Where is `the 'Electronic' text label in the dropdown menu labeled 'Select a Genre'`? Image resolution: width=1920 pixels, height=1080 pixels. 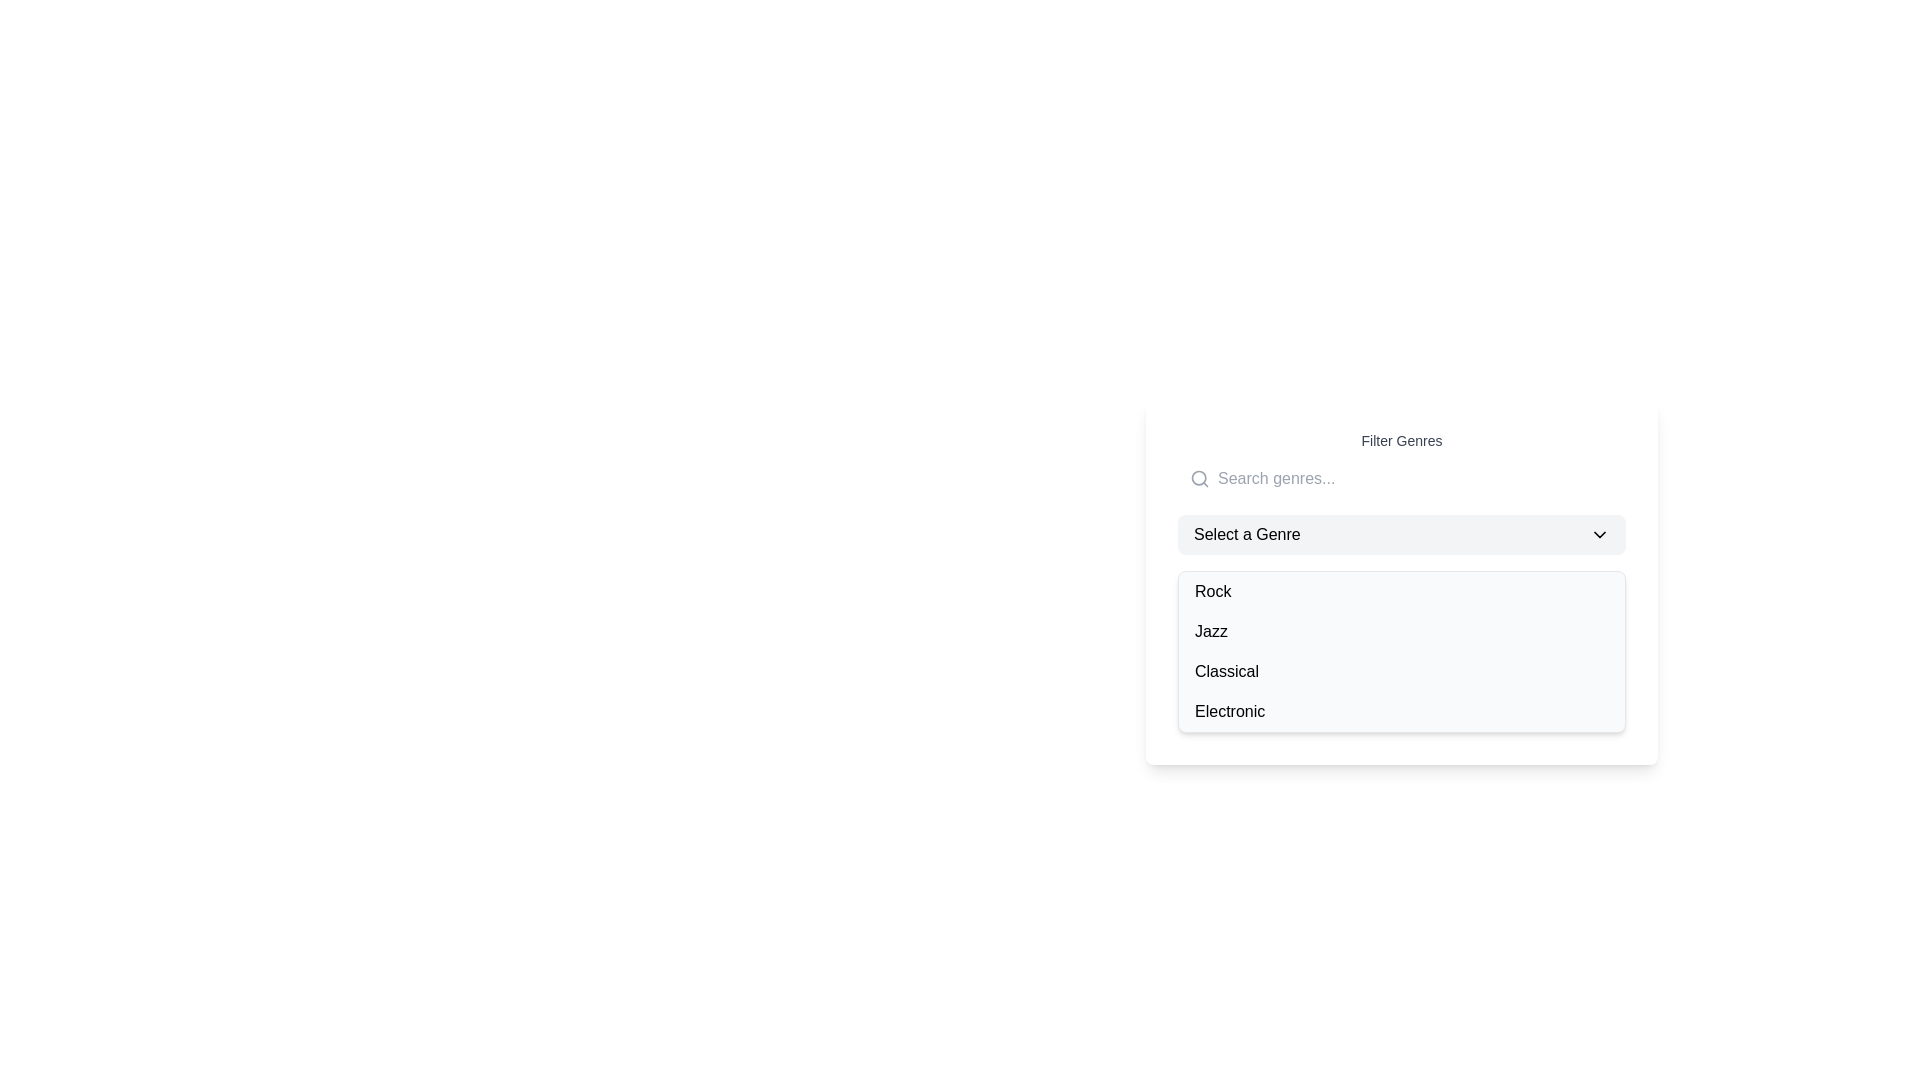
the 'Electronic' text label in the dropdown menu labeled 'Select a Genre' is located at coordinates (1229, 711).